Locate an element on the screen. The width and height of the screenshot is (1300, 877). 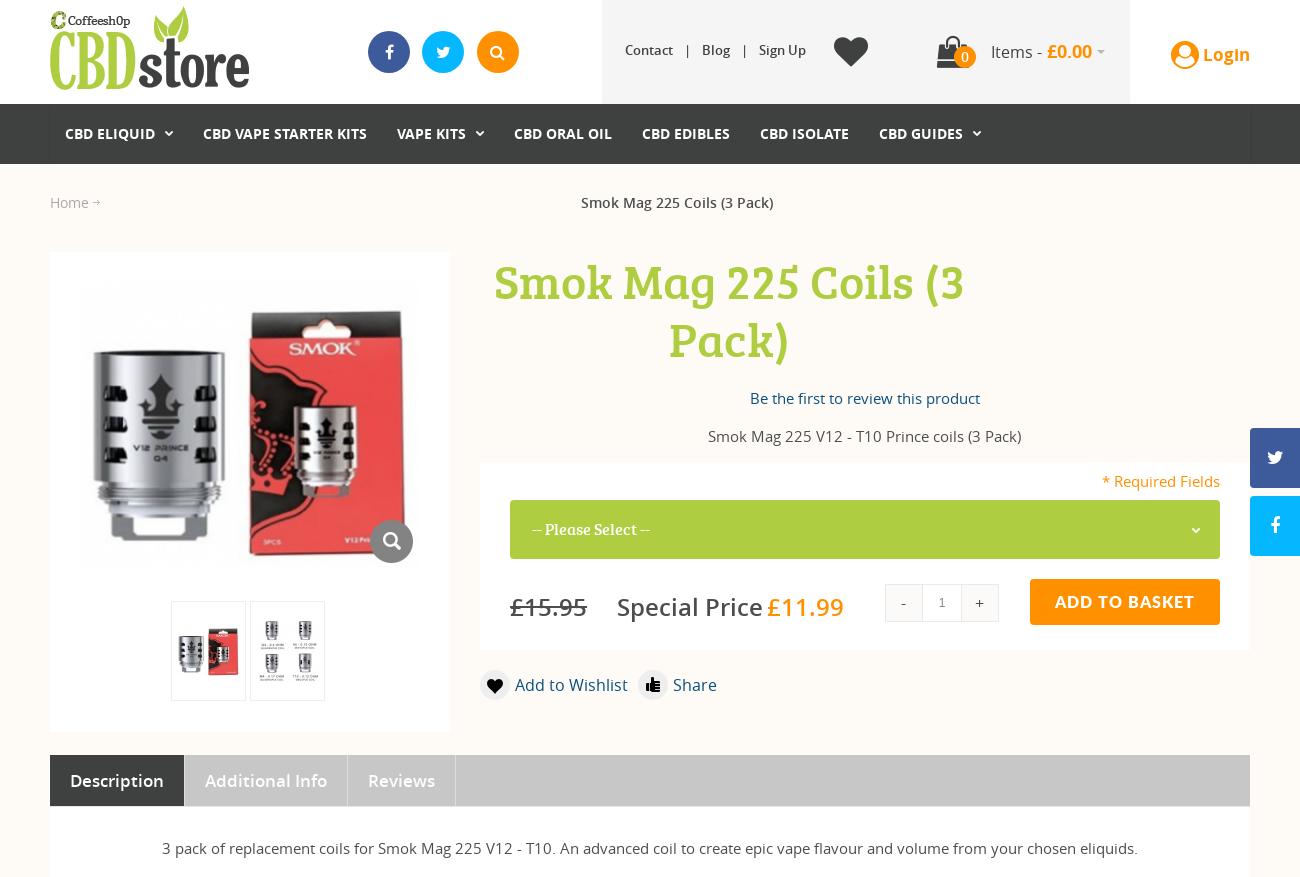
'* Required Fields' is located at coordinates (1159, 481).